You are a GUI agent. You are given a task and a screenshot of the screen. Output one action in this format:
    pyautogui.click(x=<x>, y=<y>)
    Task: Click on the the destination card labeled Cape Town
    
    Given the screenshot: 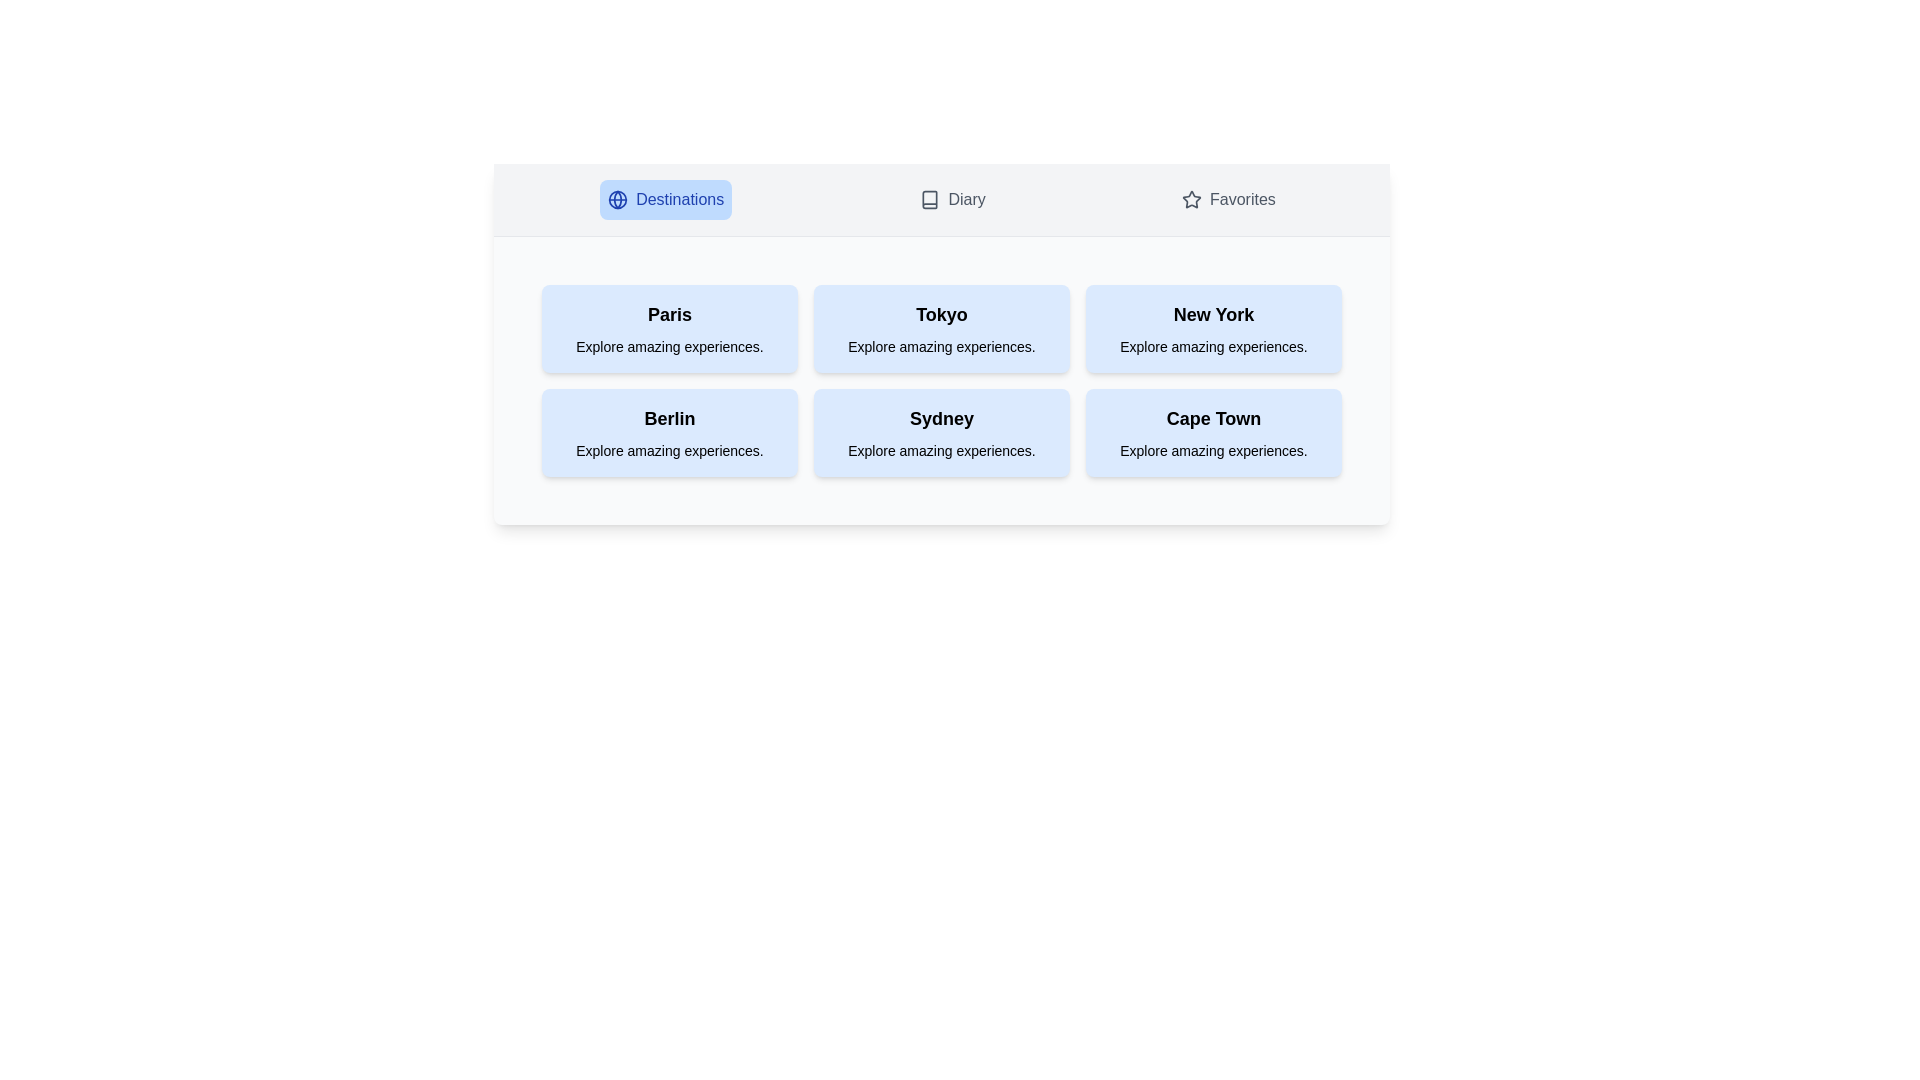 What is the action you would take?
    pyautogui.click(x=1213, y=431)
    